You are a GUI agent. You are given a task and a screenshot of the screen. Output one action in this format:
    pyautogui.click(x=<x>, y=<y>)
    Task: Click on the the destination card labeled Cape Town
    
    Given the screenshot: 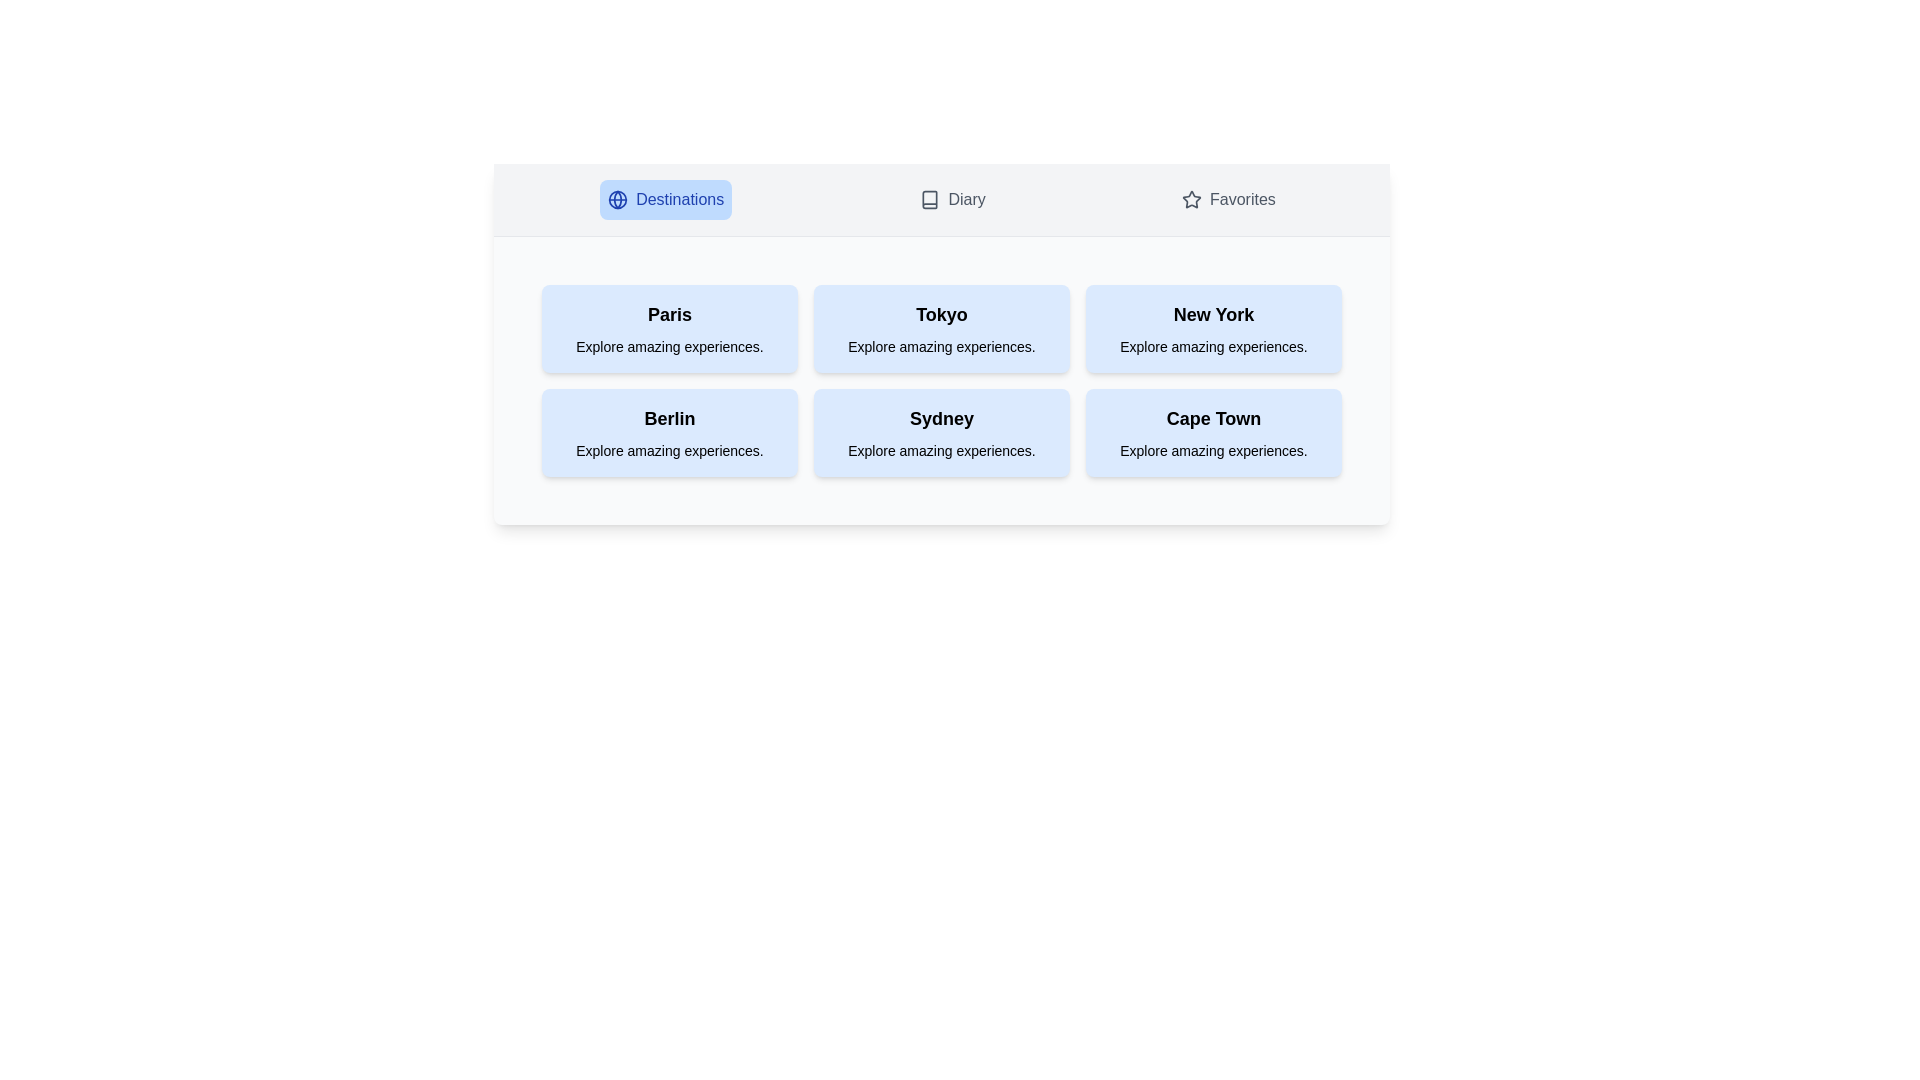 What is the action you would take?
    pyautogui.click(x=1213, y=431)
    